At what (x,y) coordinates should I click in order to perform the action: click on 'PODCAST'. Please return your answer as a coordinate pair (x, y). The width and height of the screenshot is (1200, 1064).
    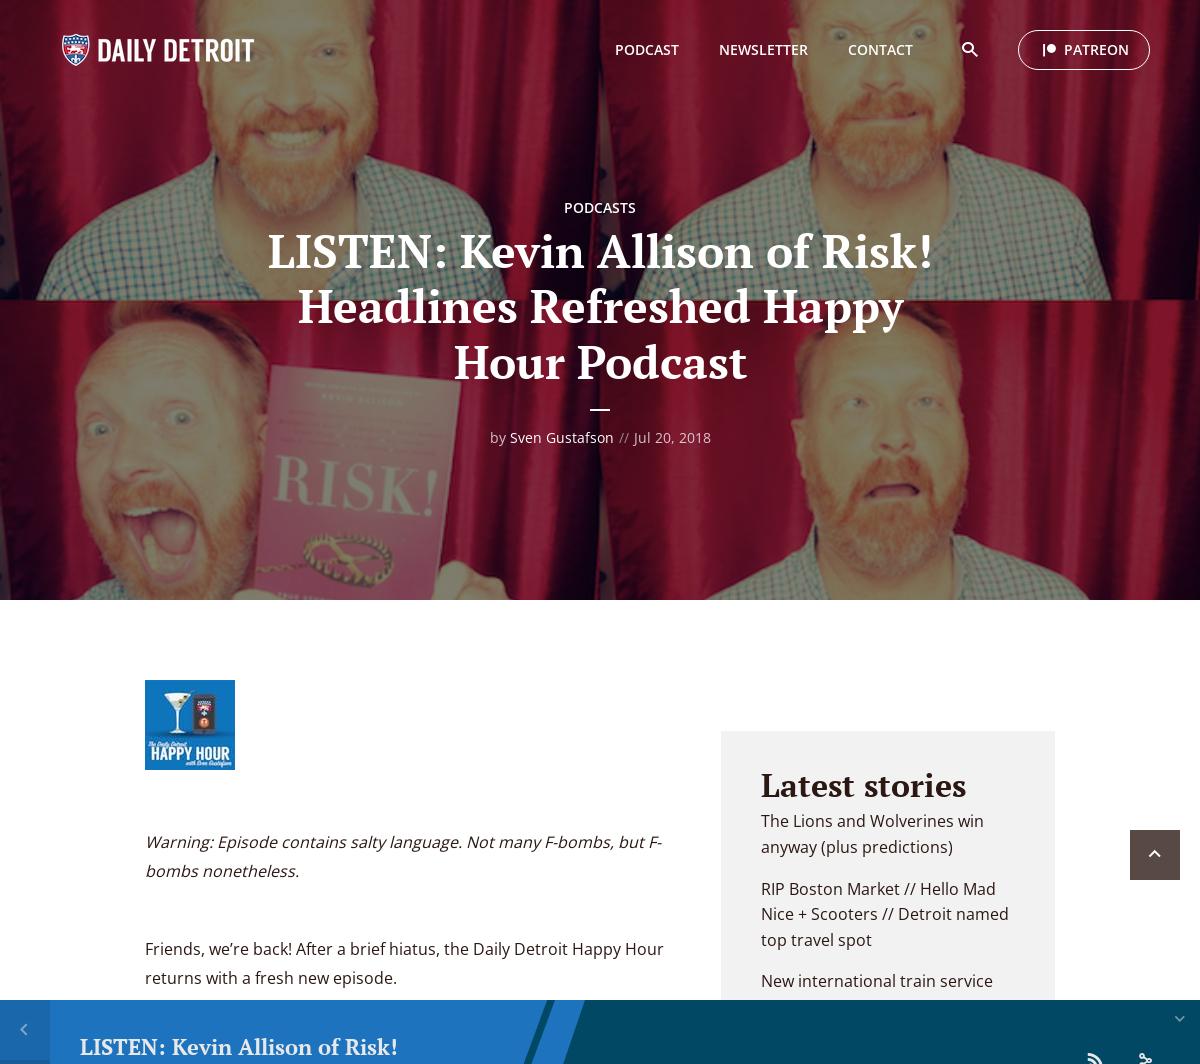
    Looking at the image, I should click on (647, 48).